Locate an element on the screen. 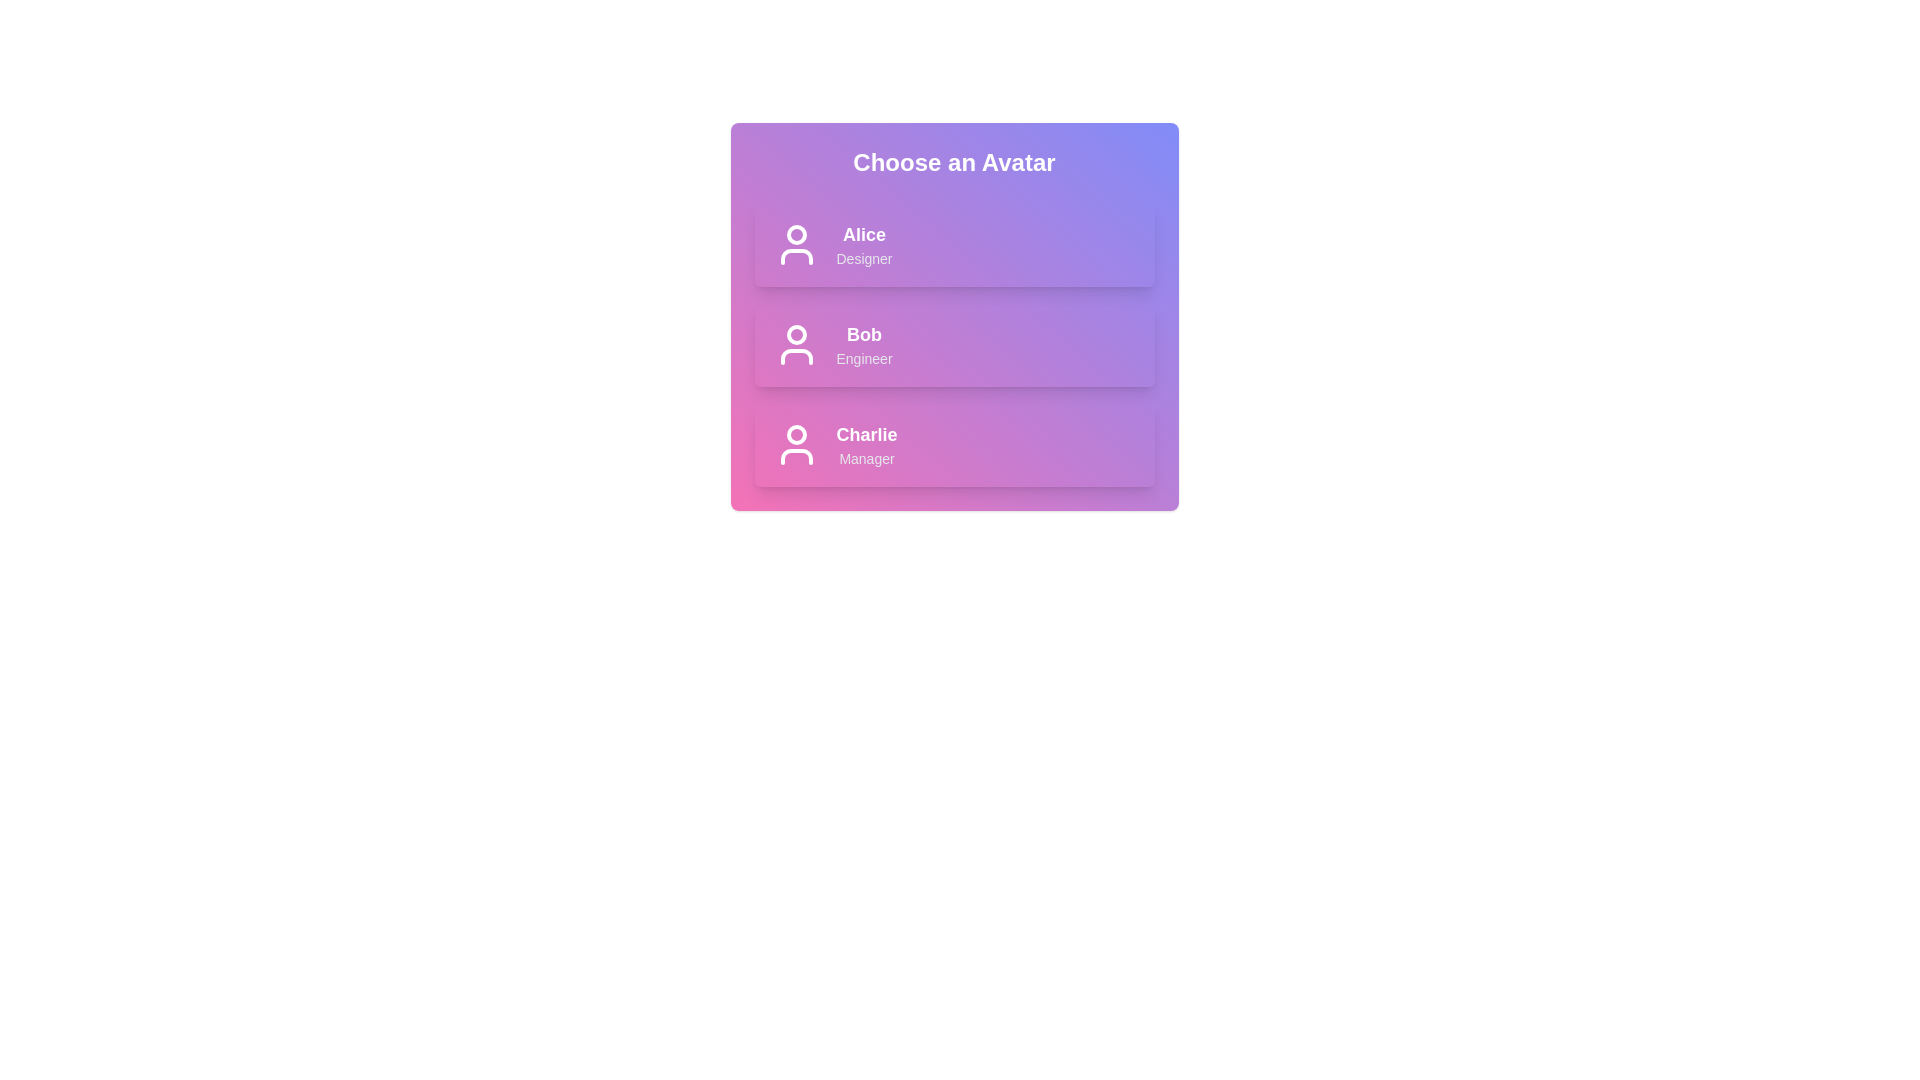  the Text Header displaying 'Choose an Avatar' in bold white font, located at the top of the rectangular card with a gradient purple-to-pink background is located at coordinates (953, 161).